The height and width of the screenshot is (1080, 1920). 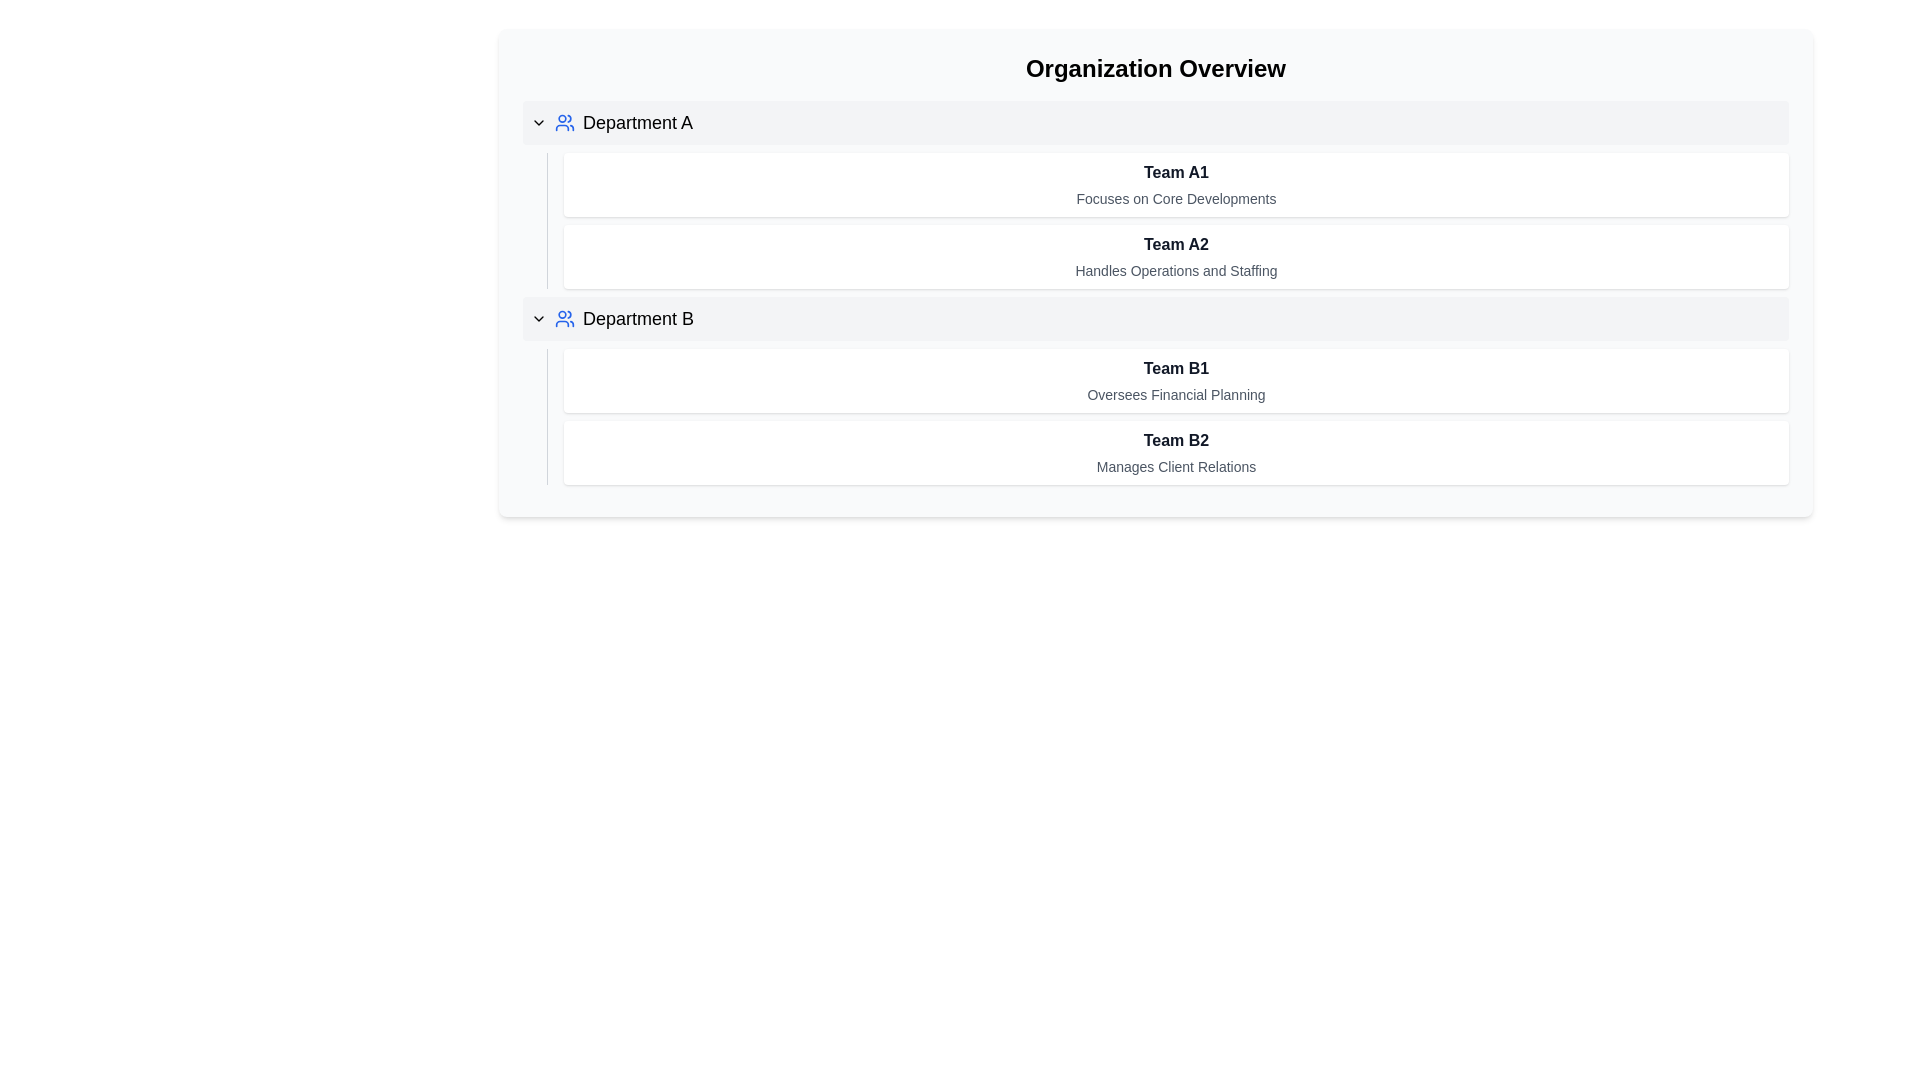 I want to click on the SVG icon representing users or a group of people located to the left of the text label 'Department B' in the interactive segment, so click(x=564, y=318).